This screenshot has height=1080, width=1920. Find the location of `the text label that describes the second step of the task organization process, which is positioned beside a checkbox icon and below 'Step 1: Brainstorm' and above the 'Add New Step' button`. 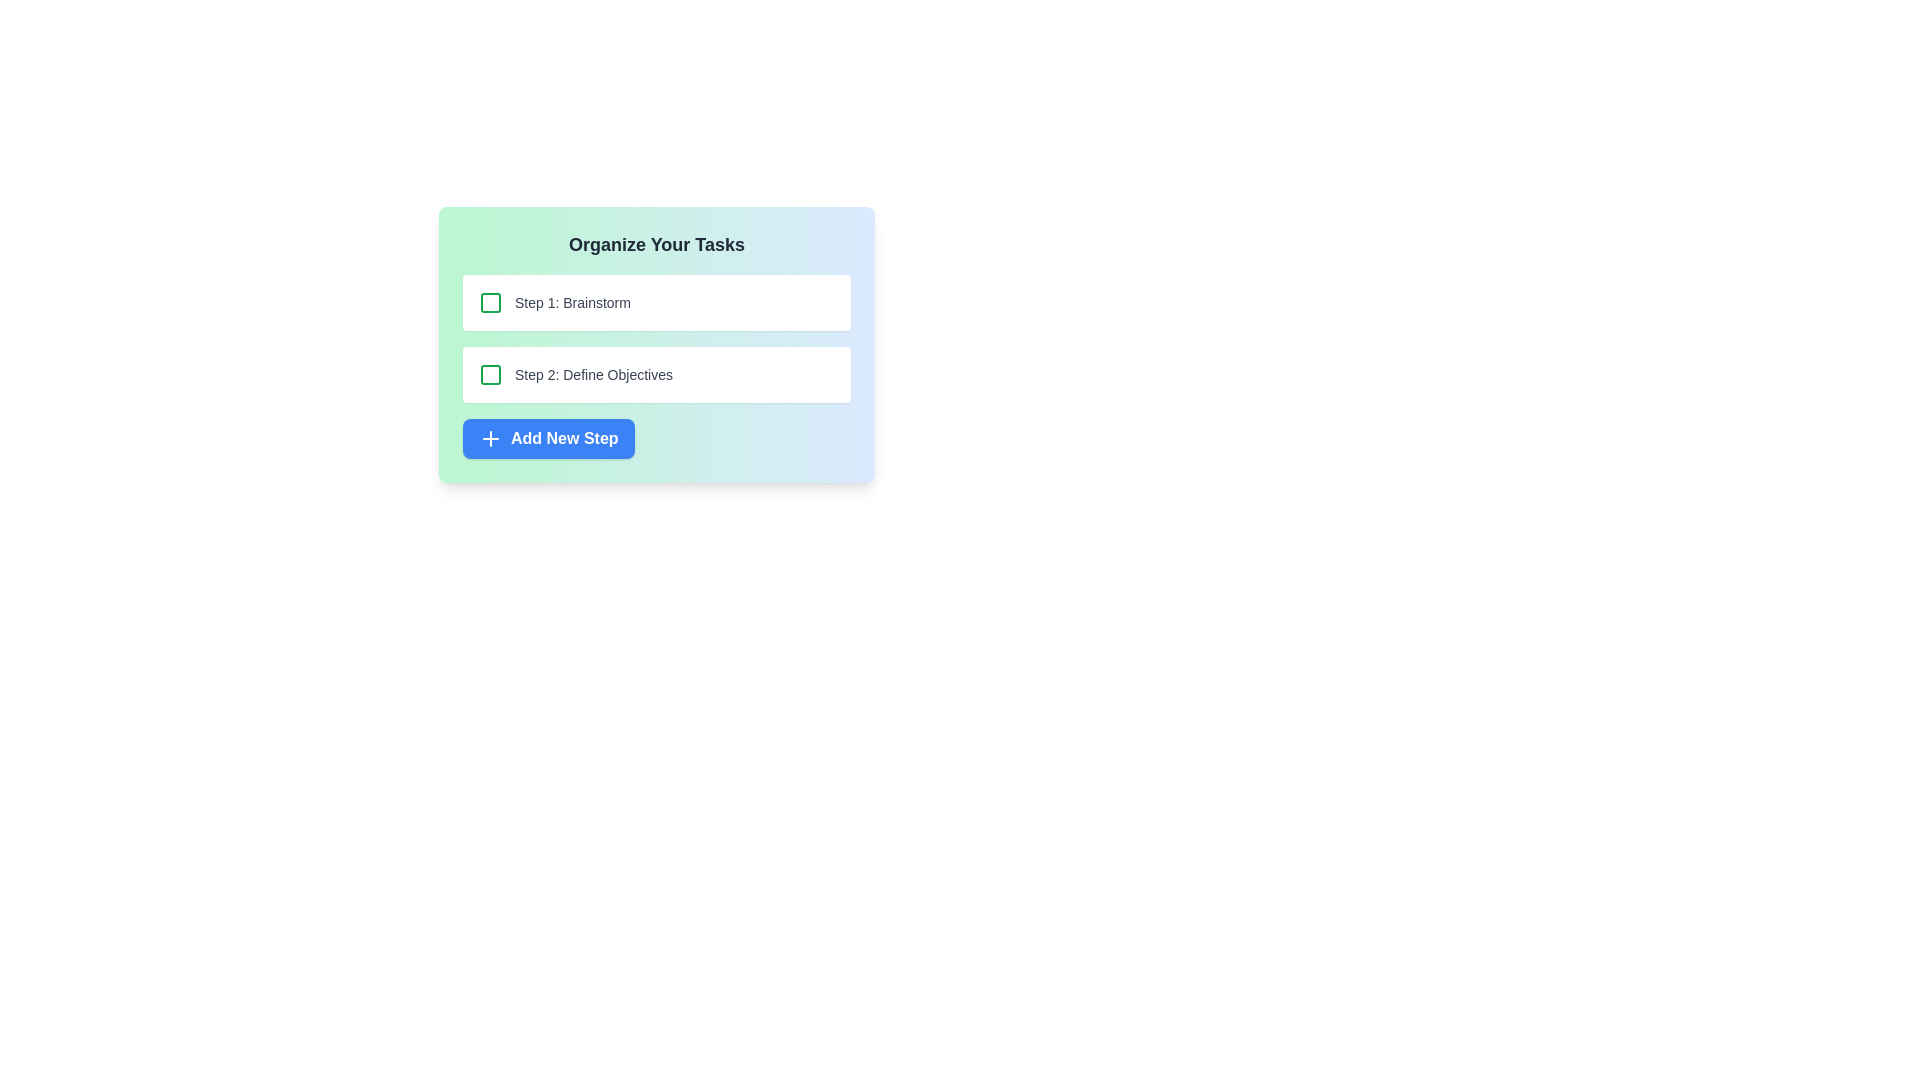

the text label that describes the second step of the task organization process, which is positioned beside a checkbox icon and below 'Step 1: Brainstorm' and above the 'Add New Step' button is located at coordinates (593, 374).